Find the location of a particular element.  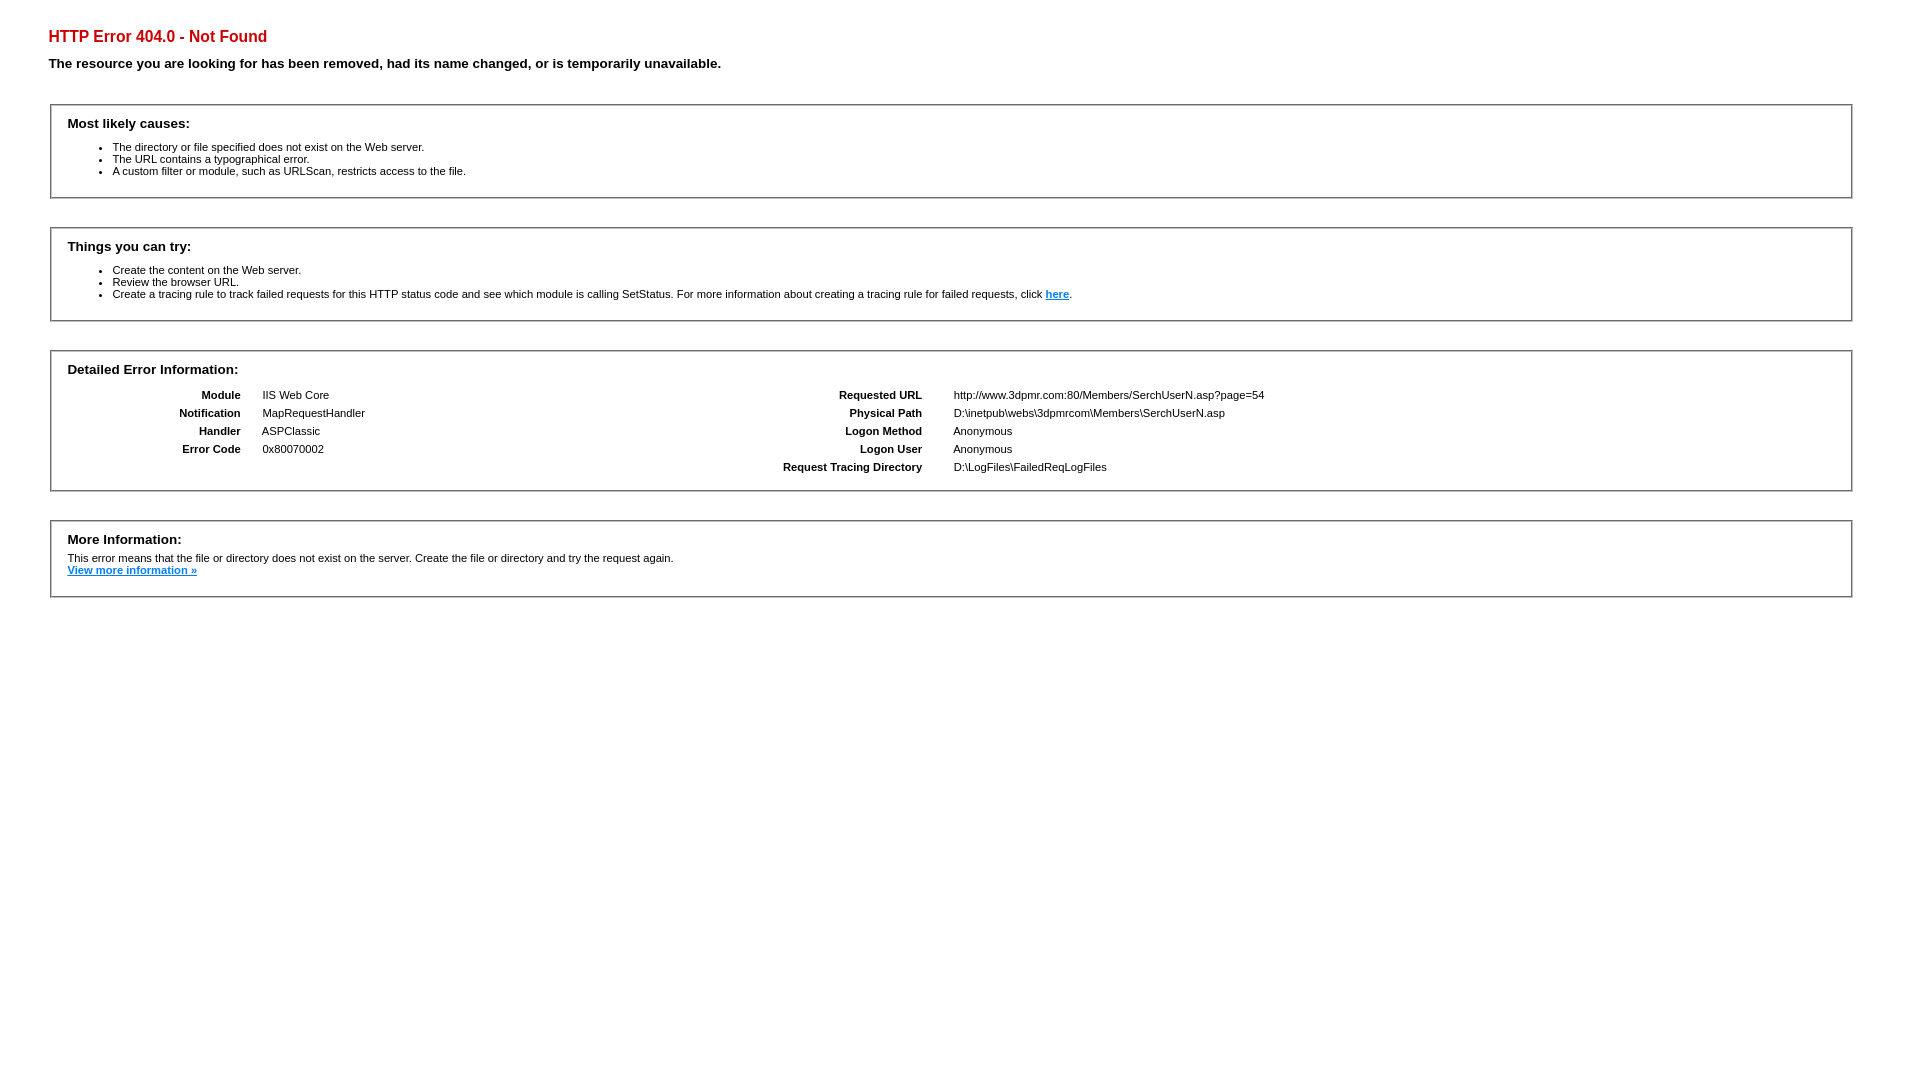

'here' is located at coordinates (1056, 293).